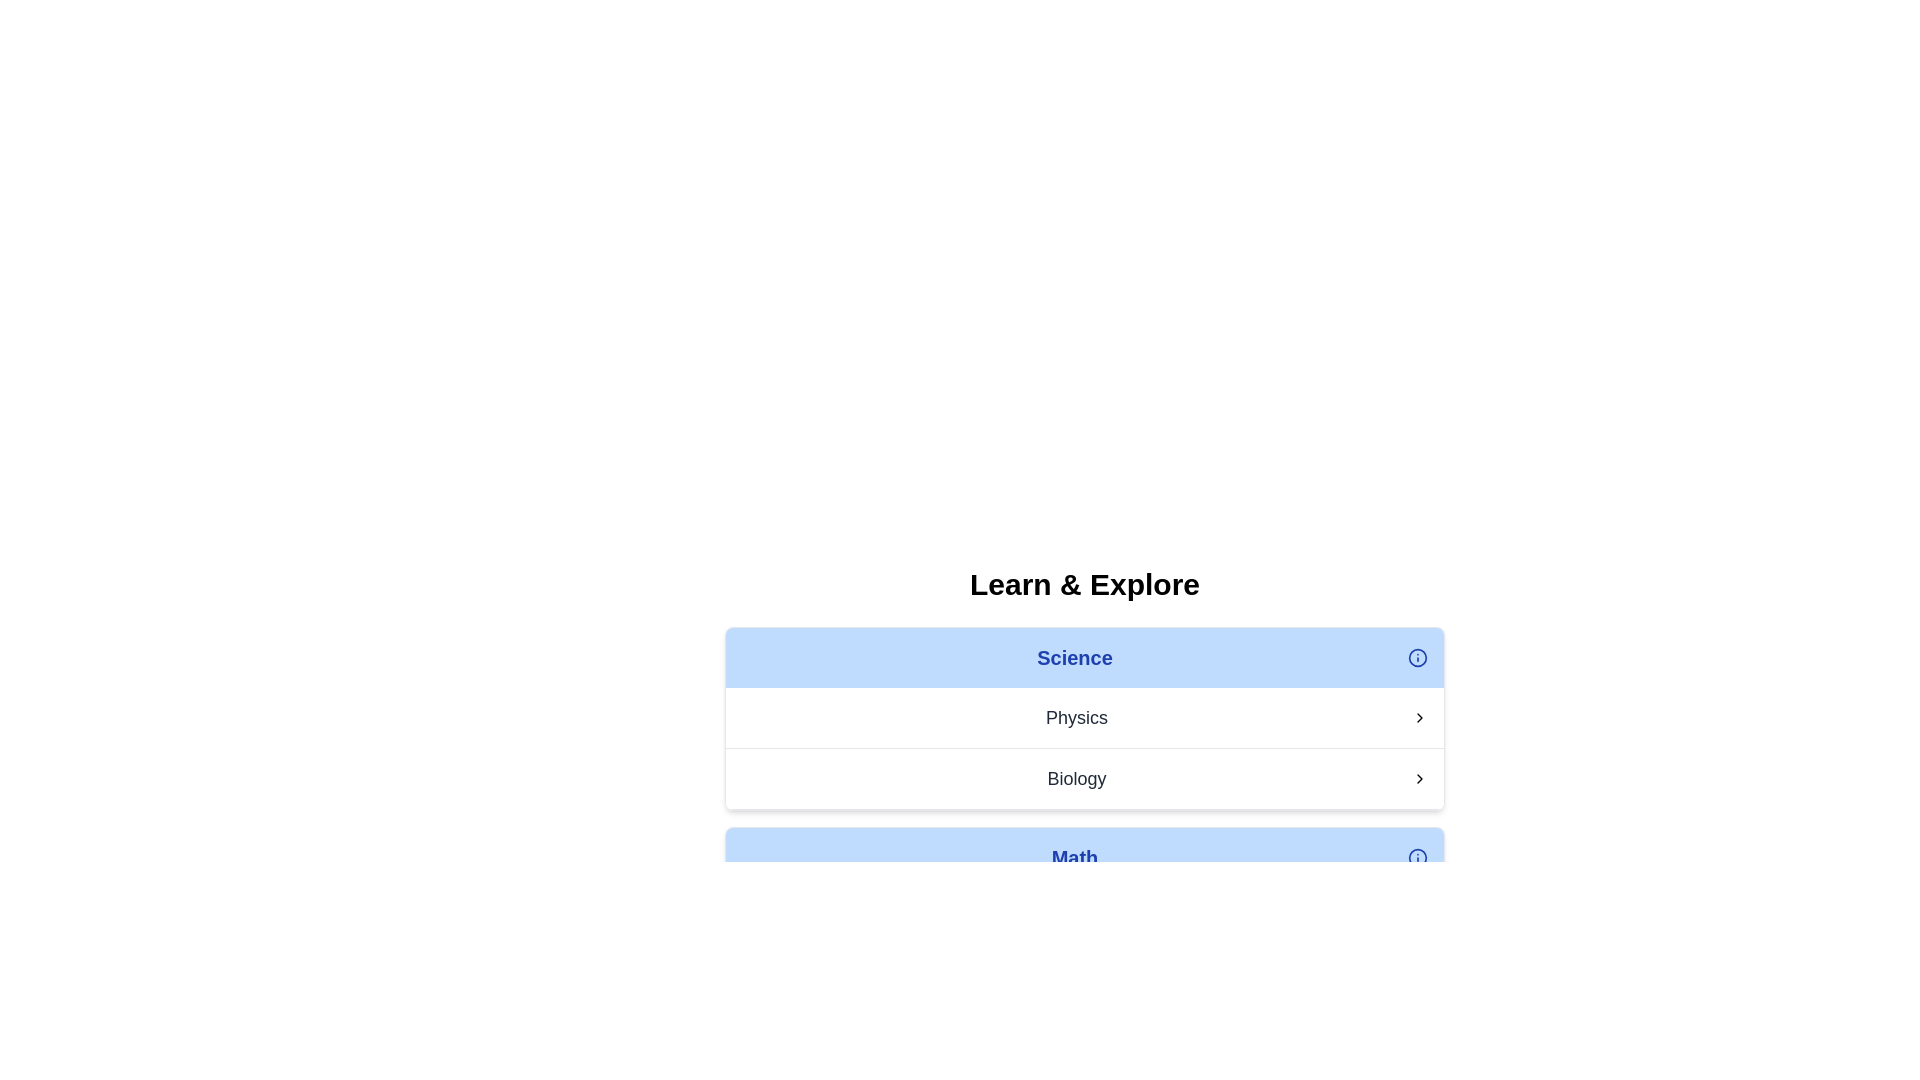 The height and width of the screenshot is (1080, 1920). I want to click on the informational icon located to the far right within the 'Math' section, so click(1416, 856).